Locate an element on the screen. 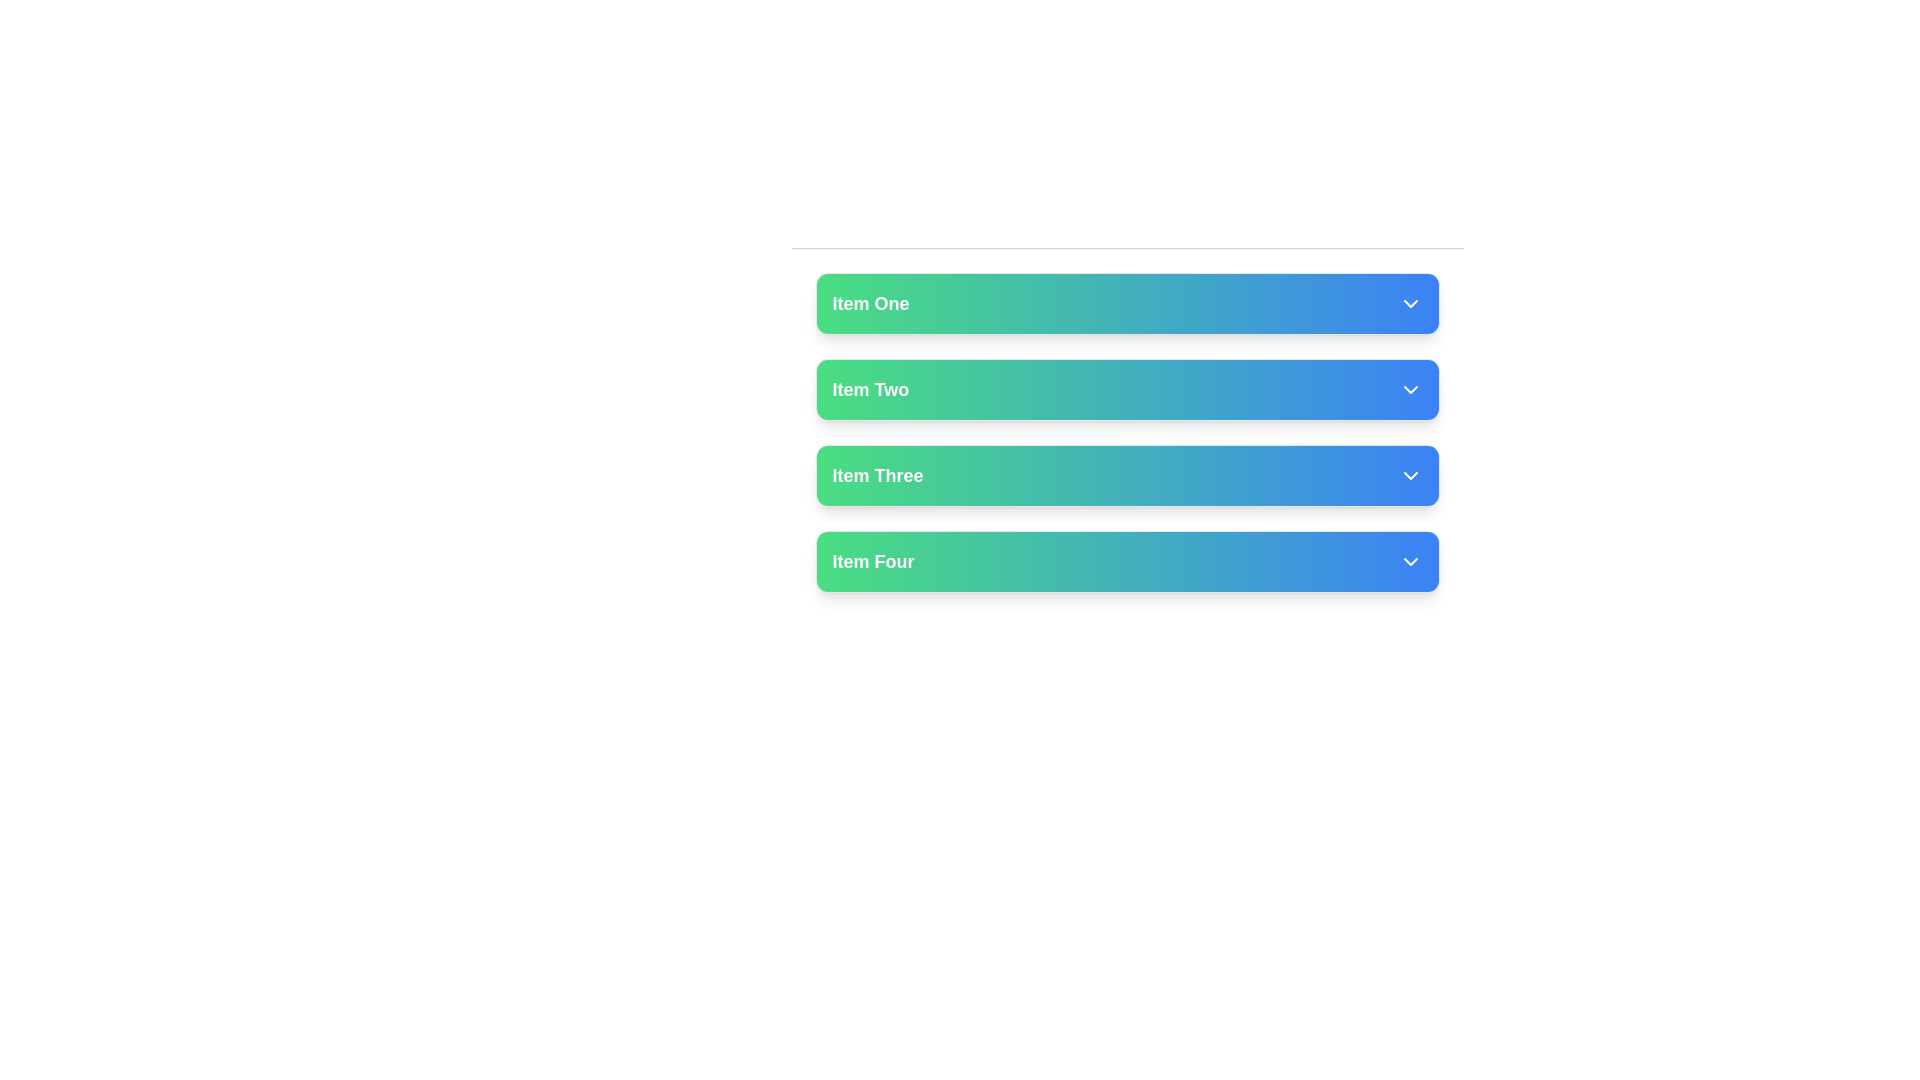 This screenshot has width=1920, height=1080. the collapsible menu item labeled 'Item Two' is located at coordinates (1127, 389).